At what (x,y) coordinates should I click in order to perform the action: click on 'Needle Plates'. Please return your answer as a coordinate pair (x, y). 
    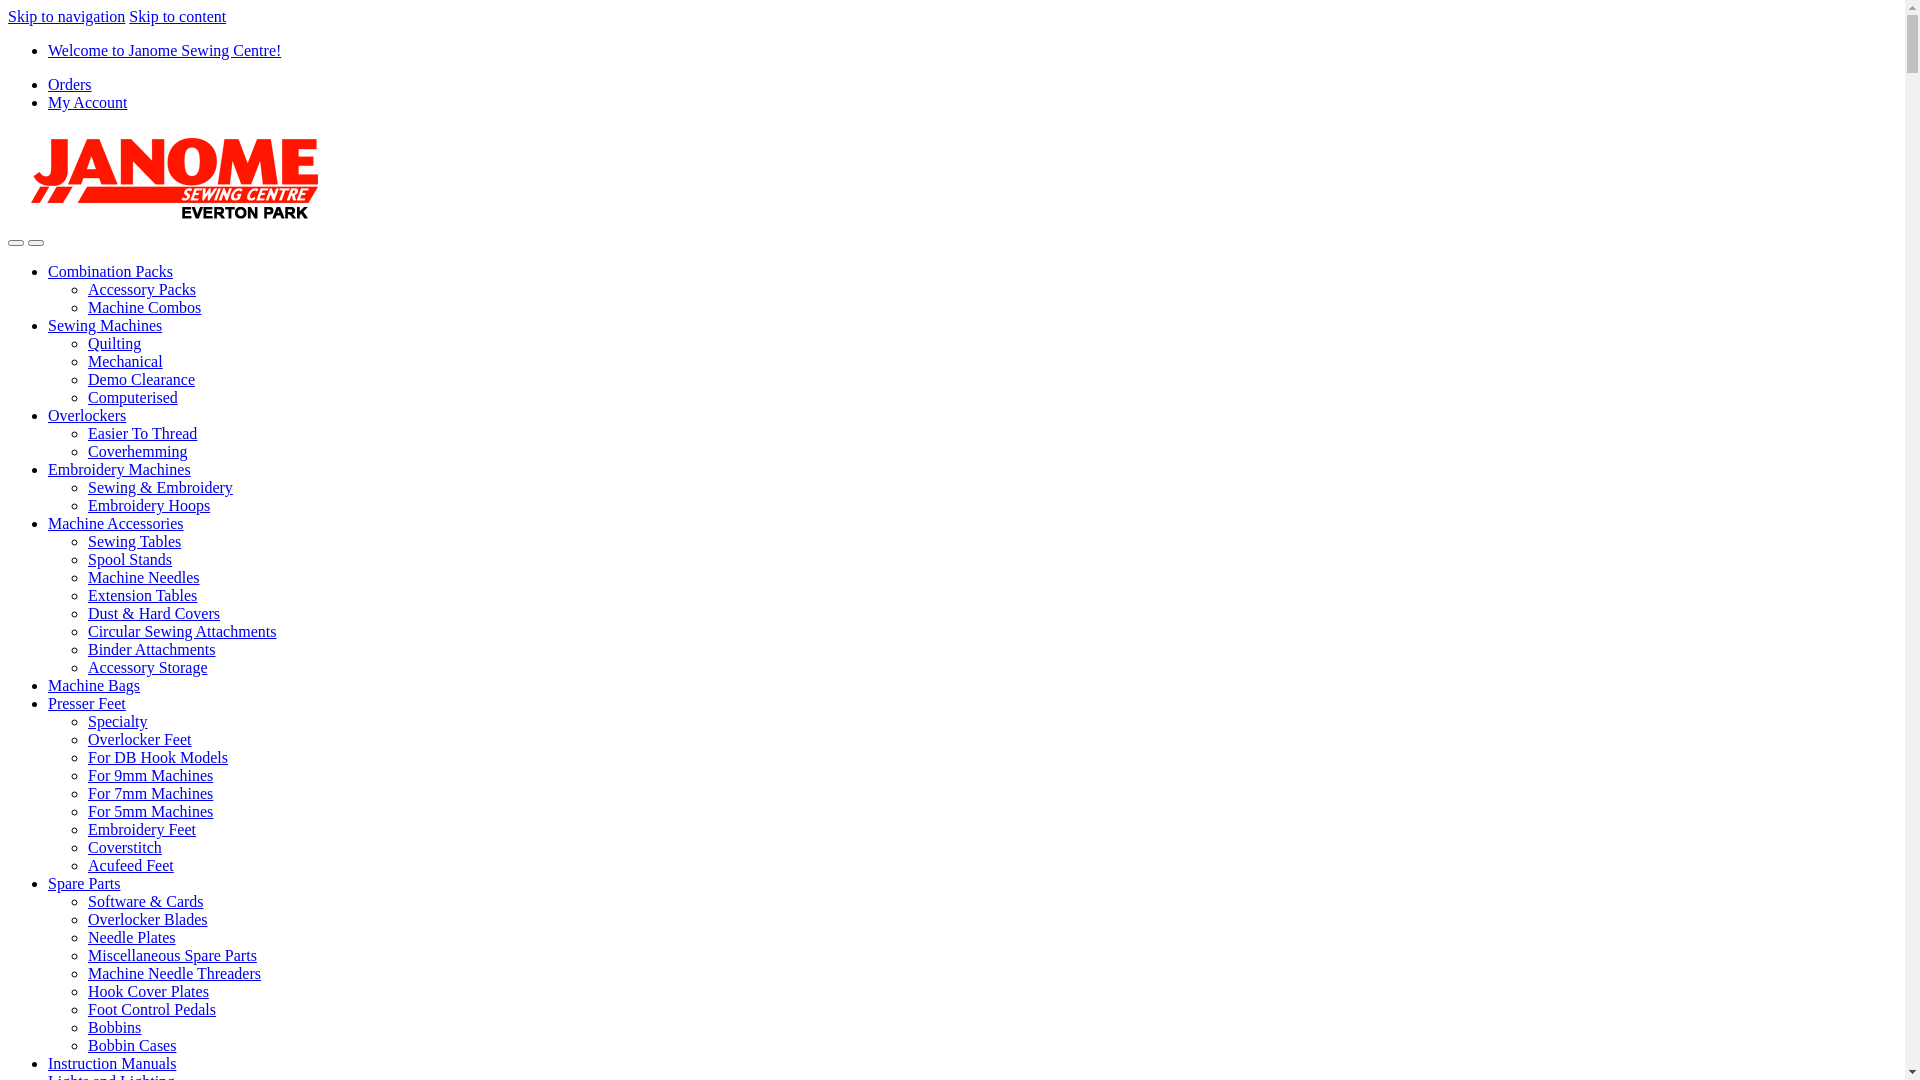
    Looking at the image, I should click on (130, 937).